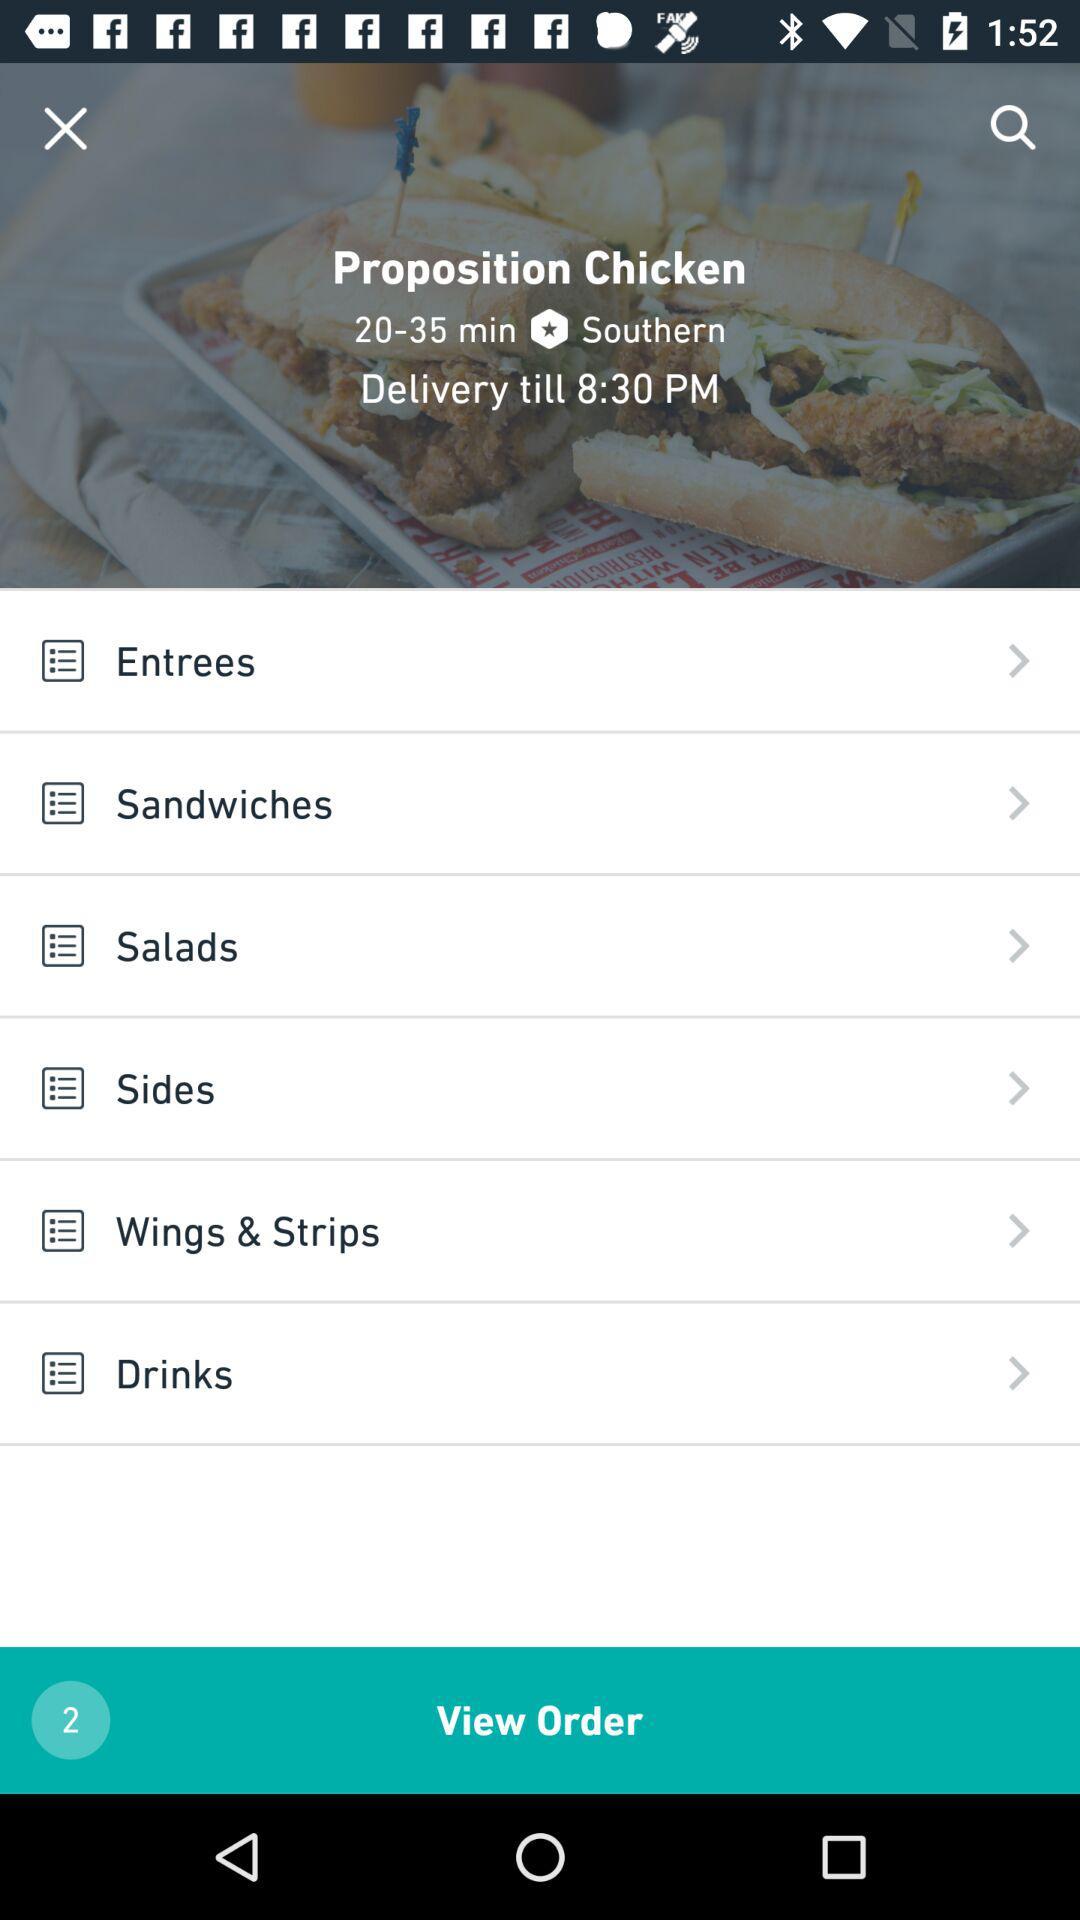 This screenshot has height=1920, width=1080. Describe the element at coordinates (64, 127) in the screenshot. I see `result` at that location.